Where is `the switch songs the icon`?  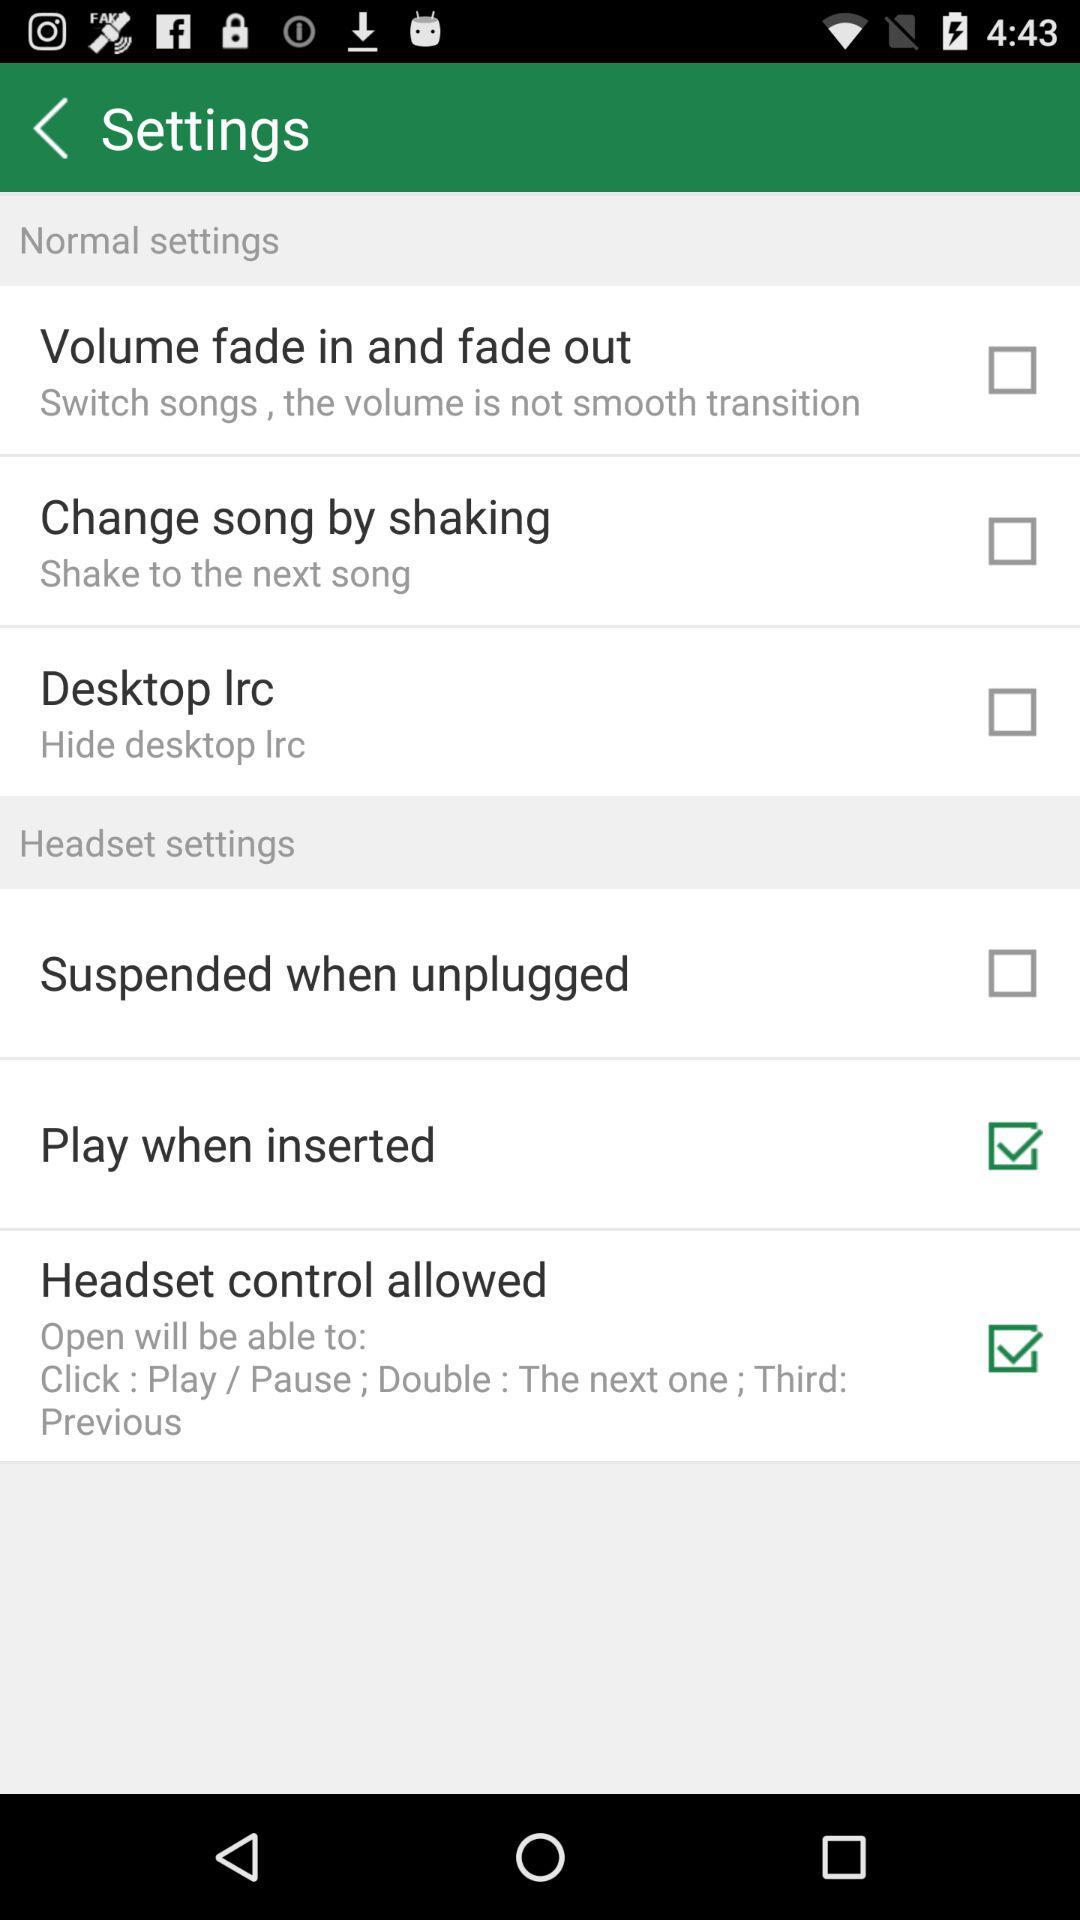 the switch songs the icon is located at coordinates (450, 400).